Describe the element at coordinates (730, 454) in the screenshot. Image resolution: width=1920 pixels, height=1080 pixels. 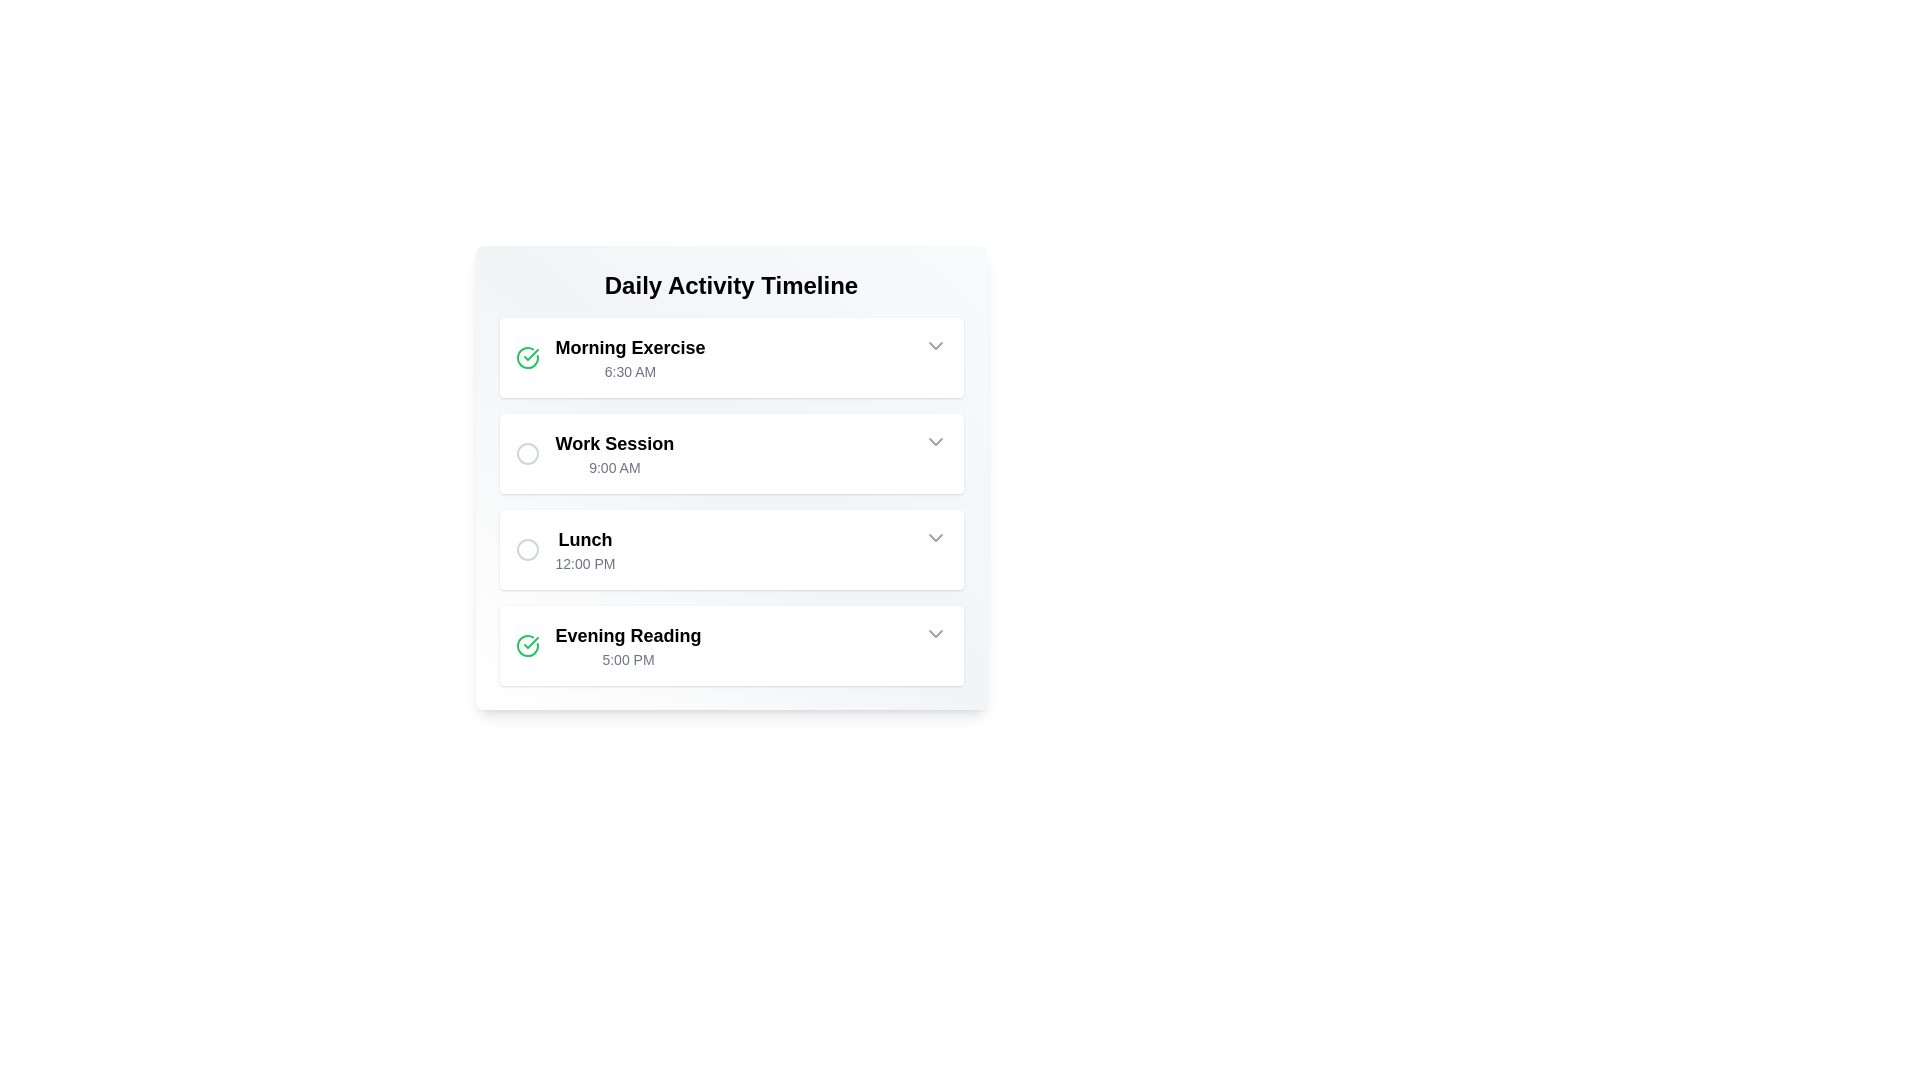
I see `the 'Work Session' card element, which is the second item in the 'Daily Activity Timeline' list` at that location.